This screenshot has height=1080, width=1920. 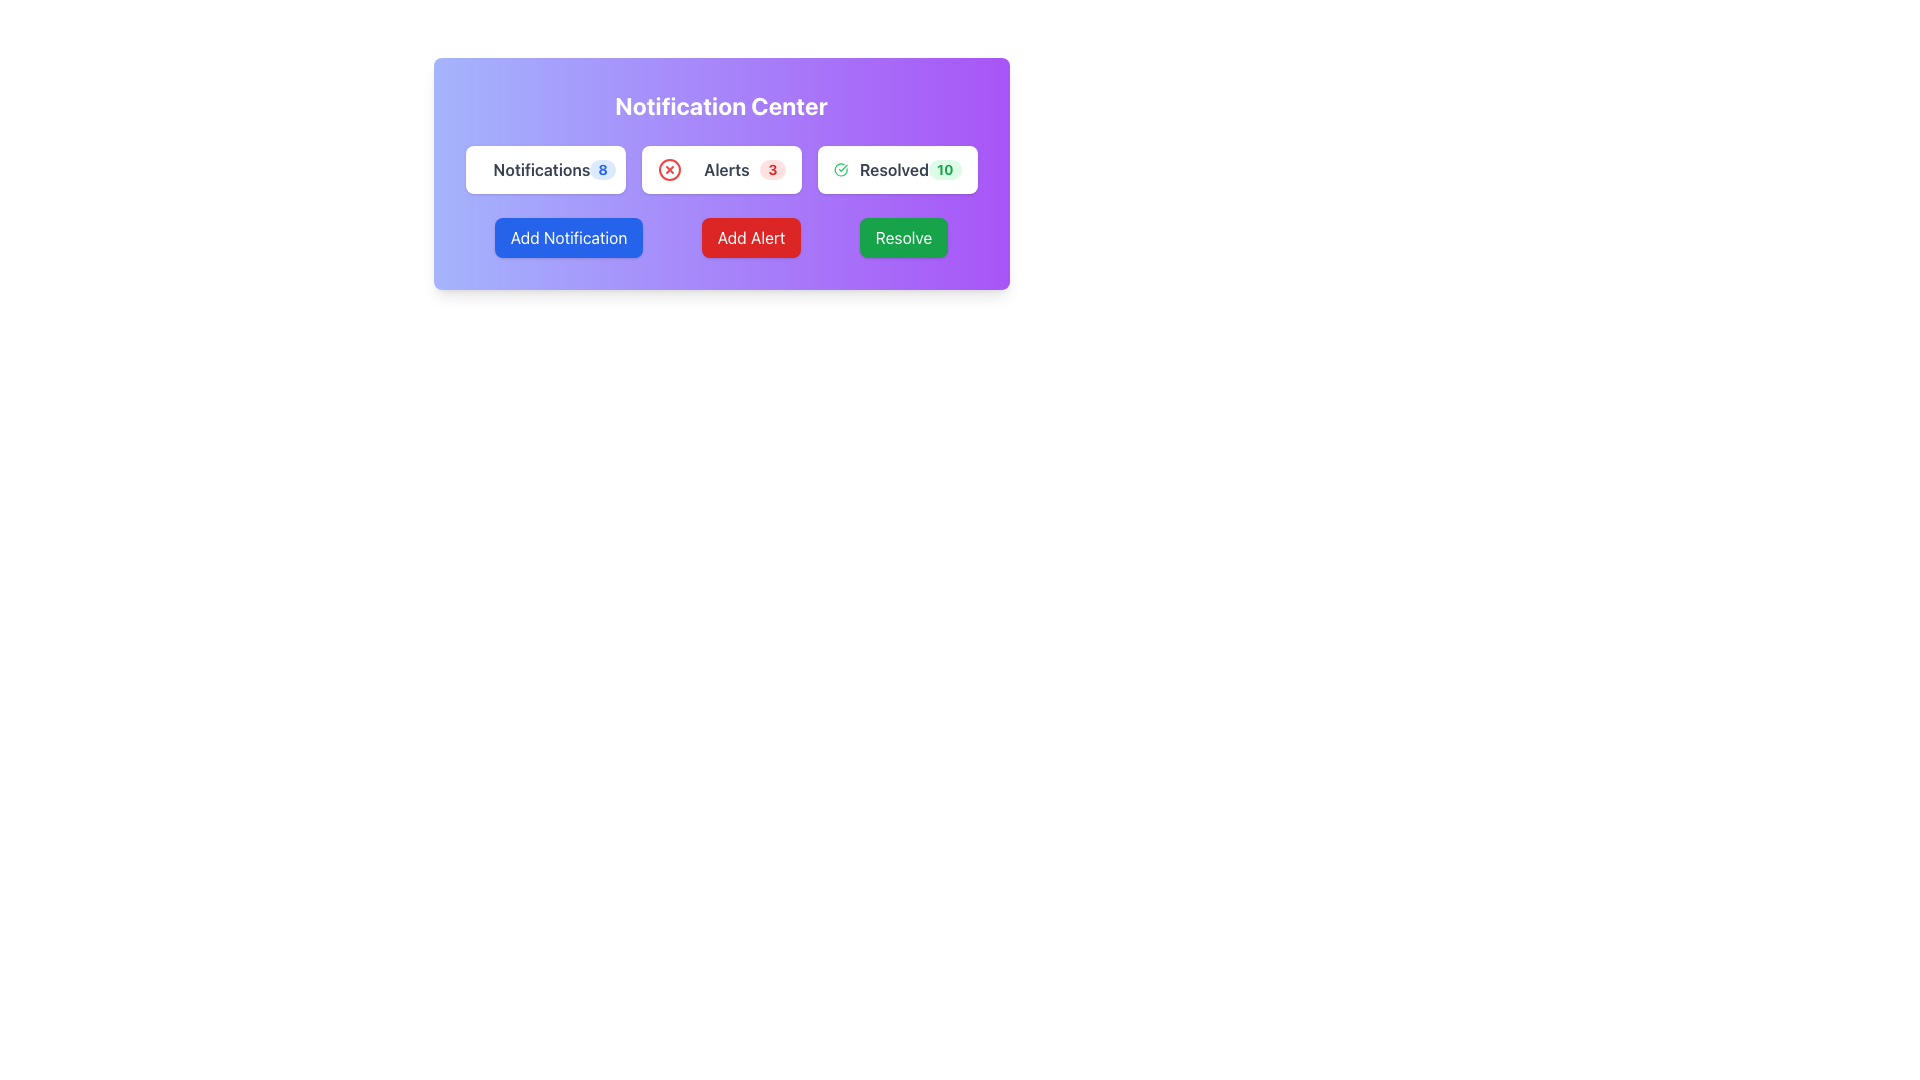 What do you see at coordinates (893, 168) in the screenshot?
I see `the text label displaying 'Resolved' in bold gray font, located between a green checkmark icon and a green-highlighted number '10'` at bounding box center [893, 168].